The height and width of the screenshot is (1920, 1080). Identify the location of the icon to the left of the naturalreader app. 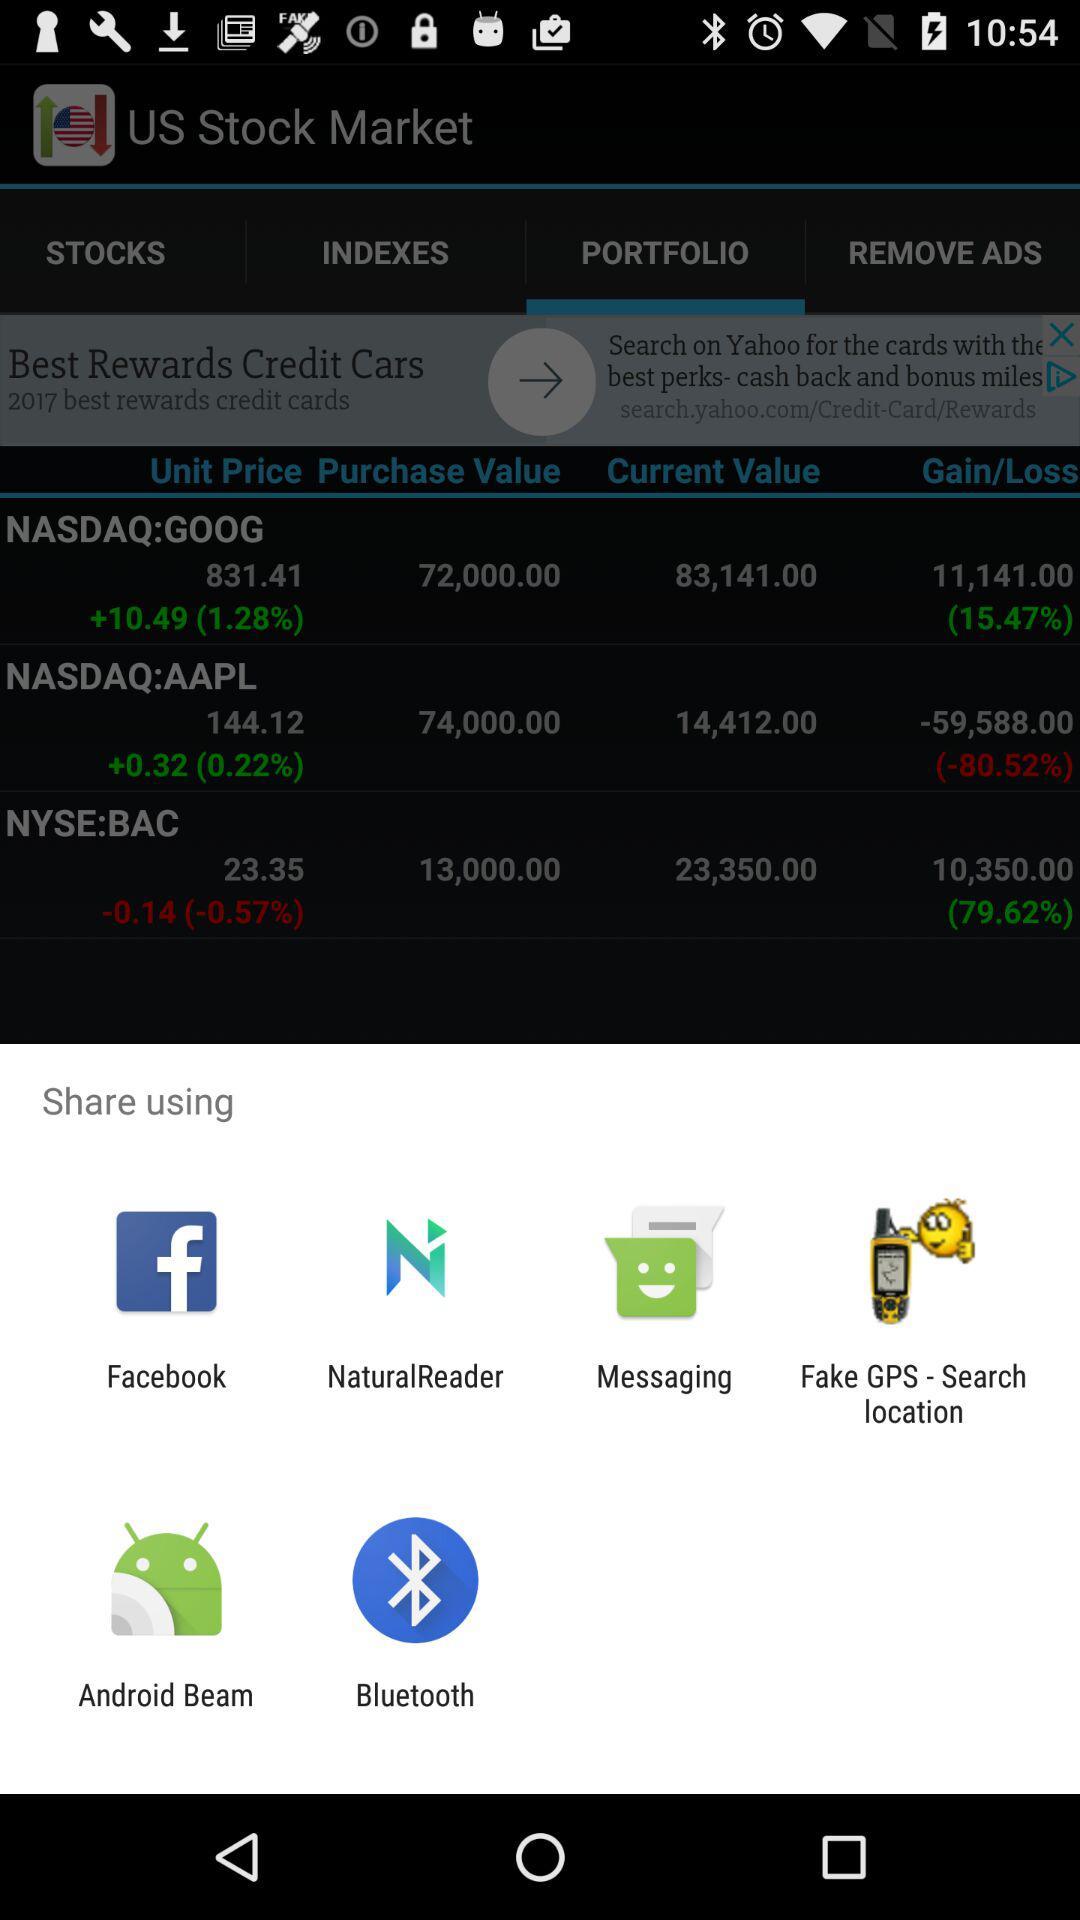
(165, 1392).